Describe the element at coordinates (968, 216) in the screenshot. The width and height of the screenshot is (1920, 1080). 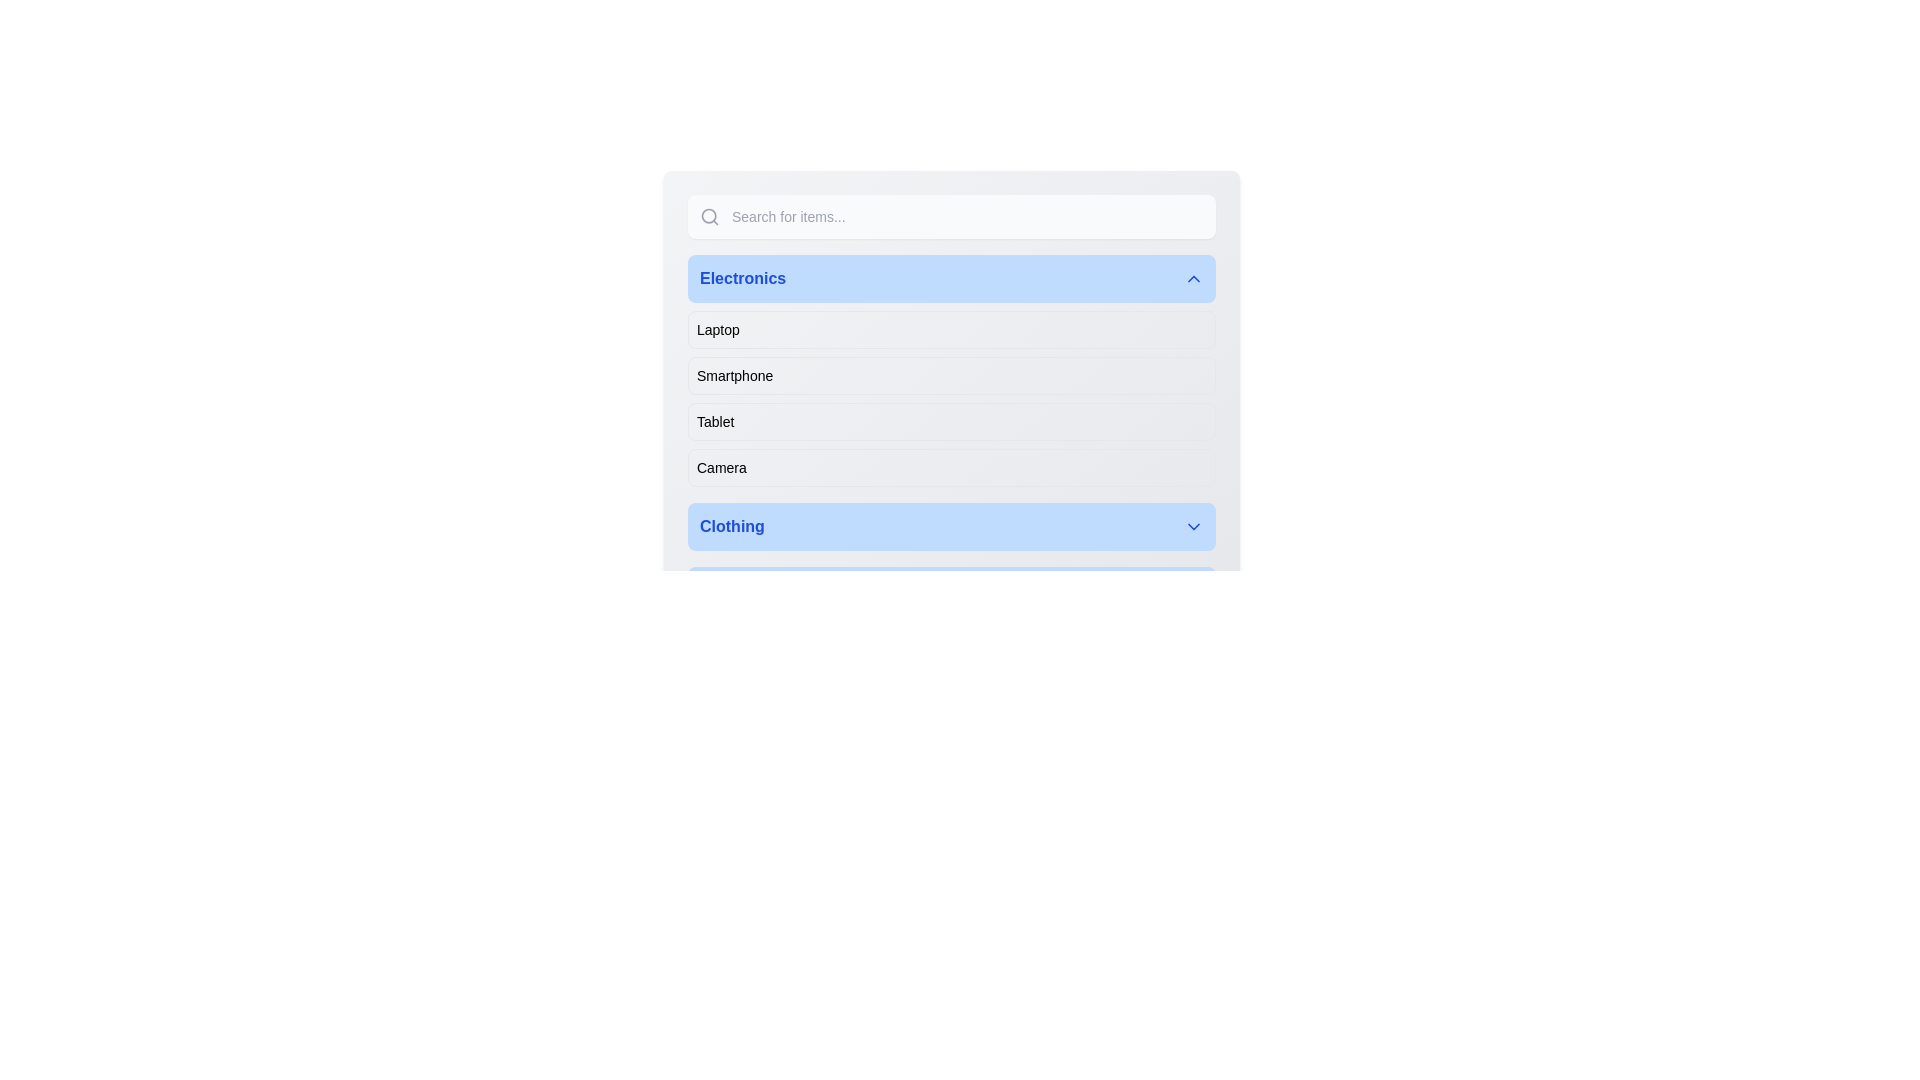
I see `the text input field with a light gray background and placeholder text 'Search for items...' to enable input methods` at that location.